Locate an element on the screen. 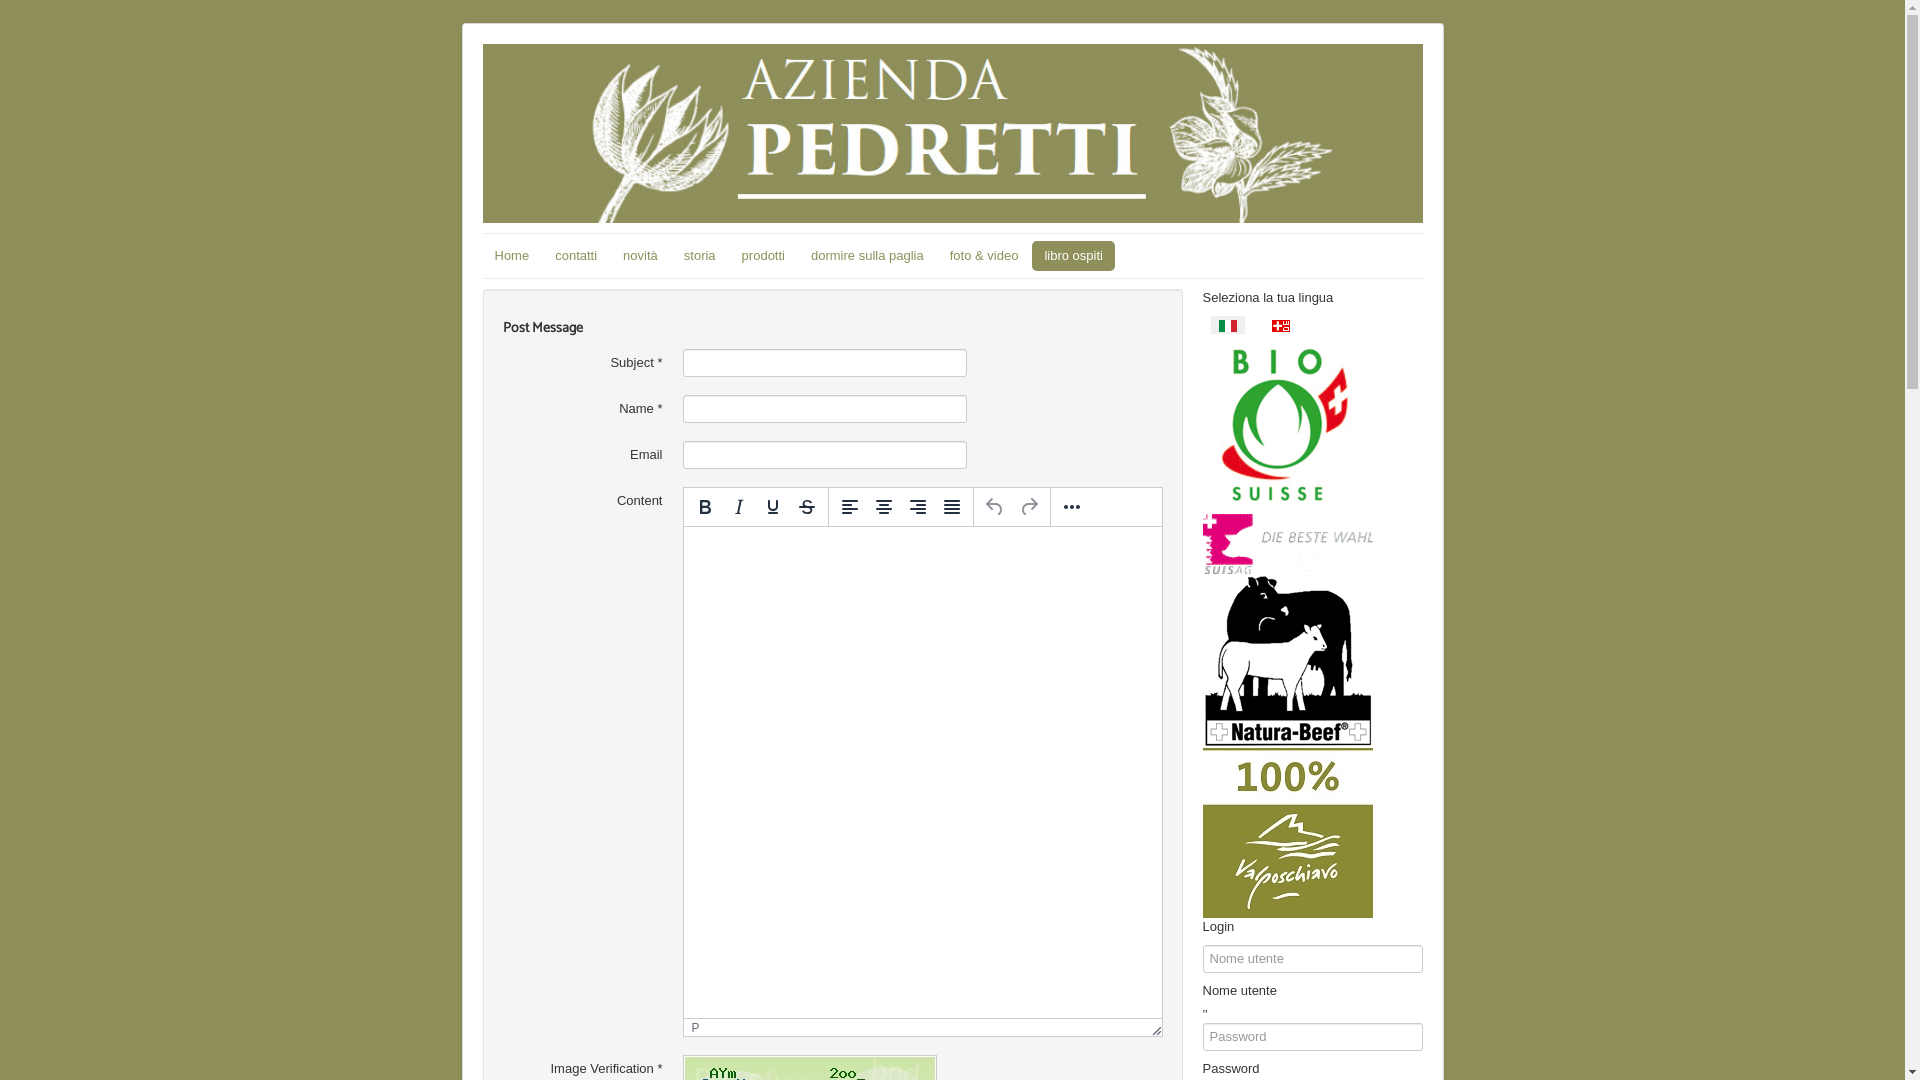  'More...' is located at coordinates (1053, 505).